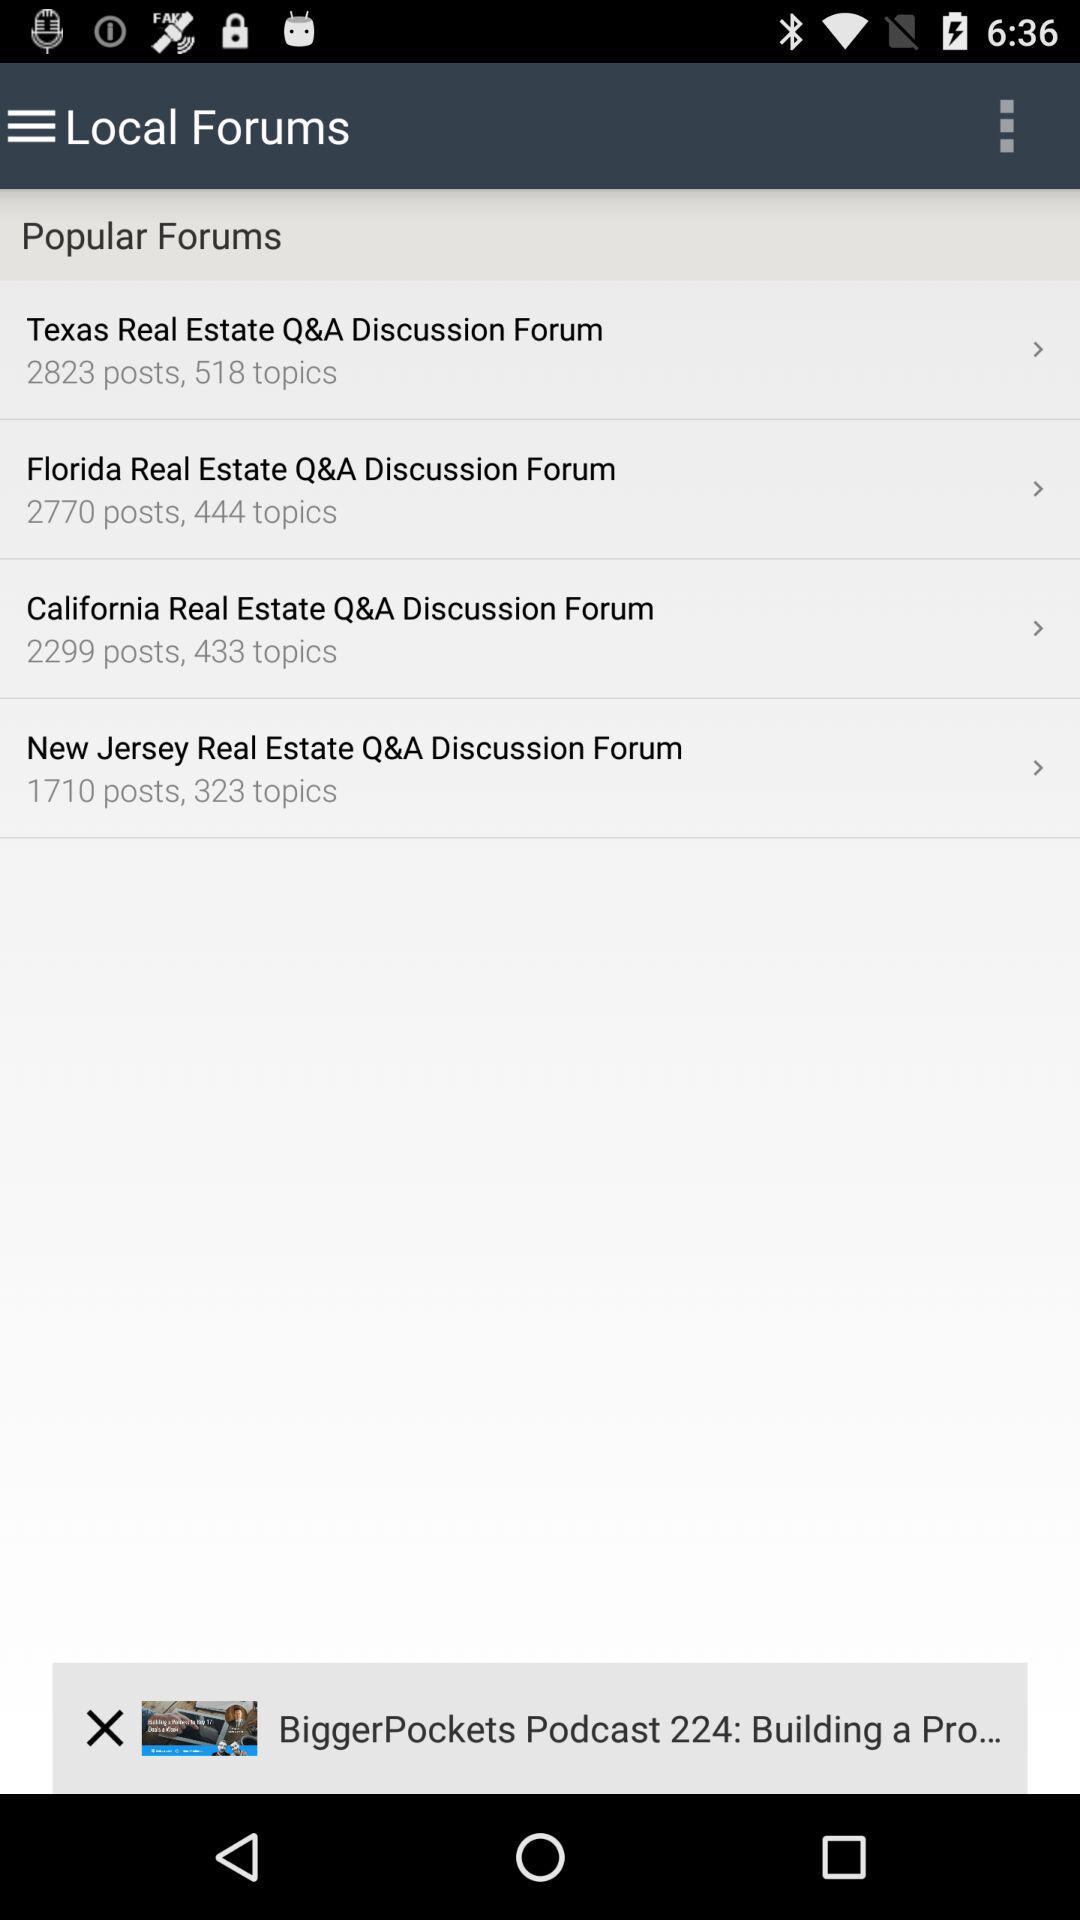 Image resolution: width=1080 pixels, height=1920 pixels. I want to click on the item on the right, so click(1036, 767).